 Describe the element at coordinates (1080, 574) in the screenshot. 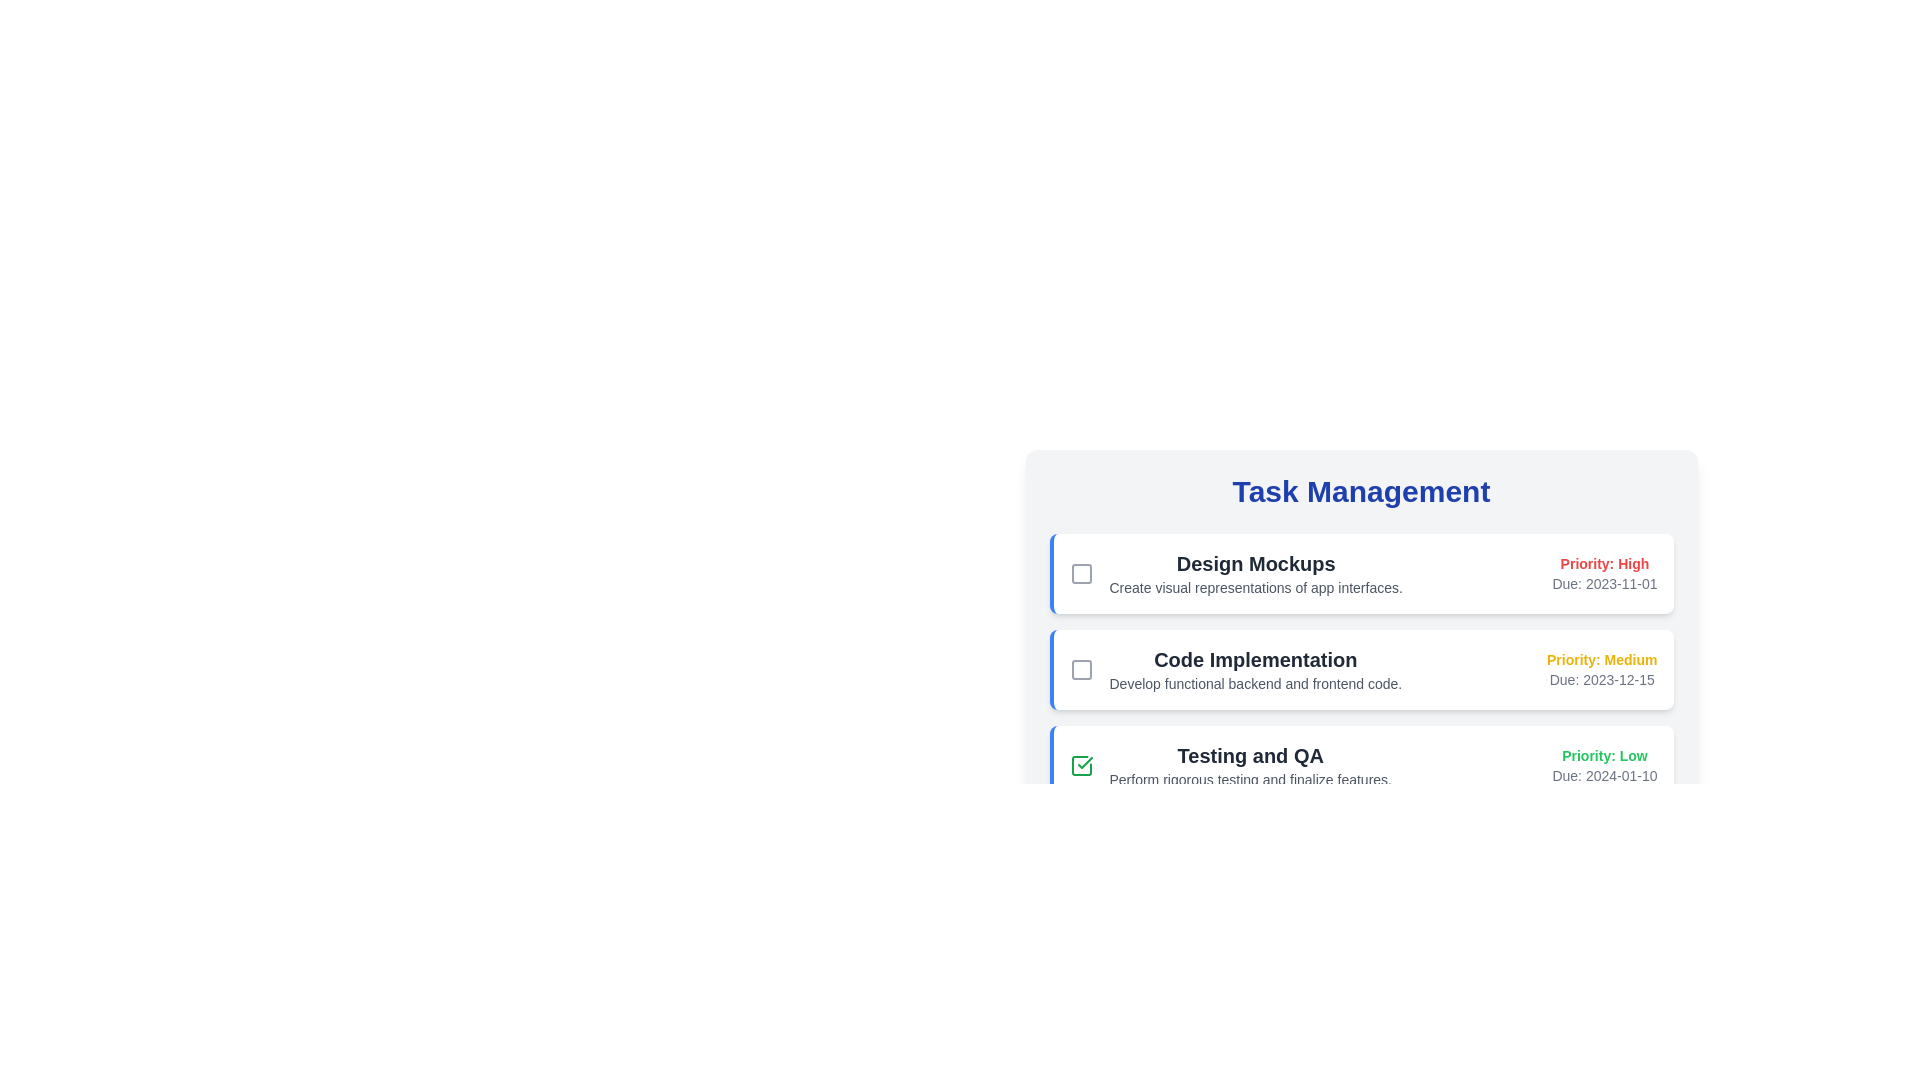

I see `the status indicator icon for the 'Design Mockups' task in the task management list` at that location.